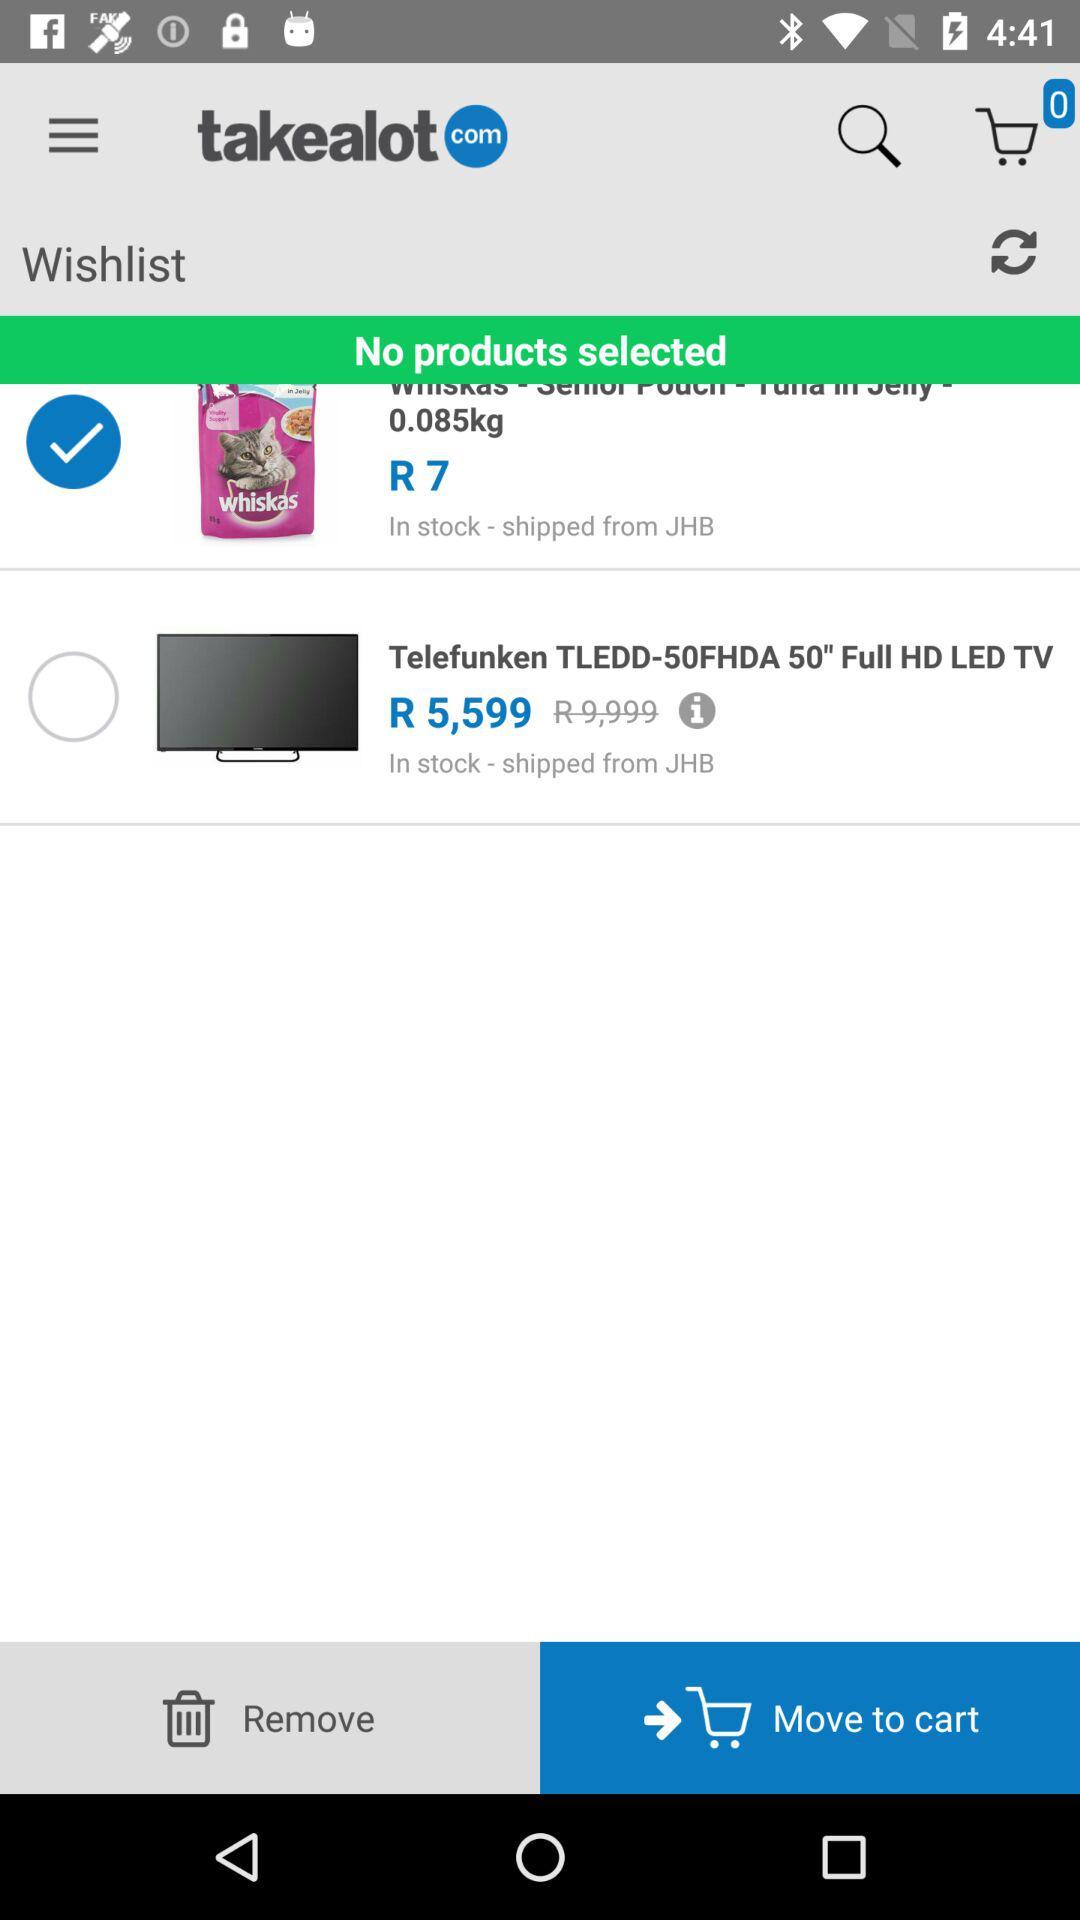 The height and width of the screenshot is (1920, 1080). What do you see at coordinates (256, 440) in the screenshot?
I see `the image which is before r 7` at bounding box center [256, 440].